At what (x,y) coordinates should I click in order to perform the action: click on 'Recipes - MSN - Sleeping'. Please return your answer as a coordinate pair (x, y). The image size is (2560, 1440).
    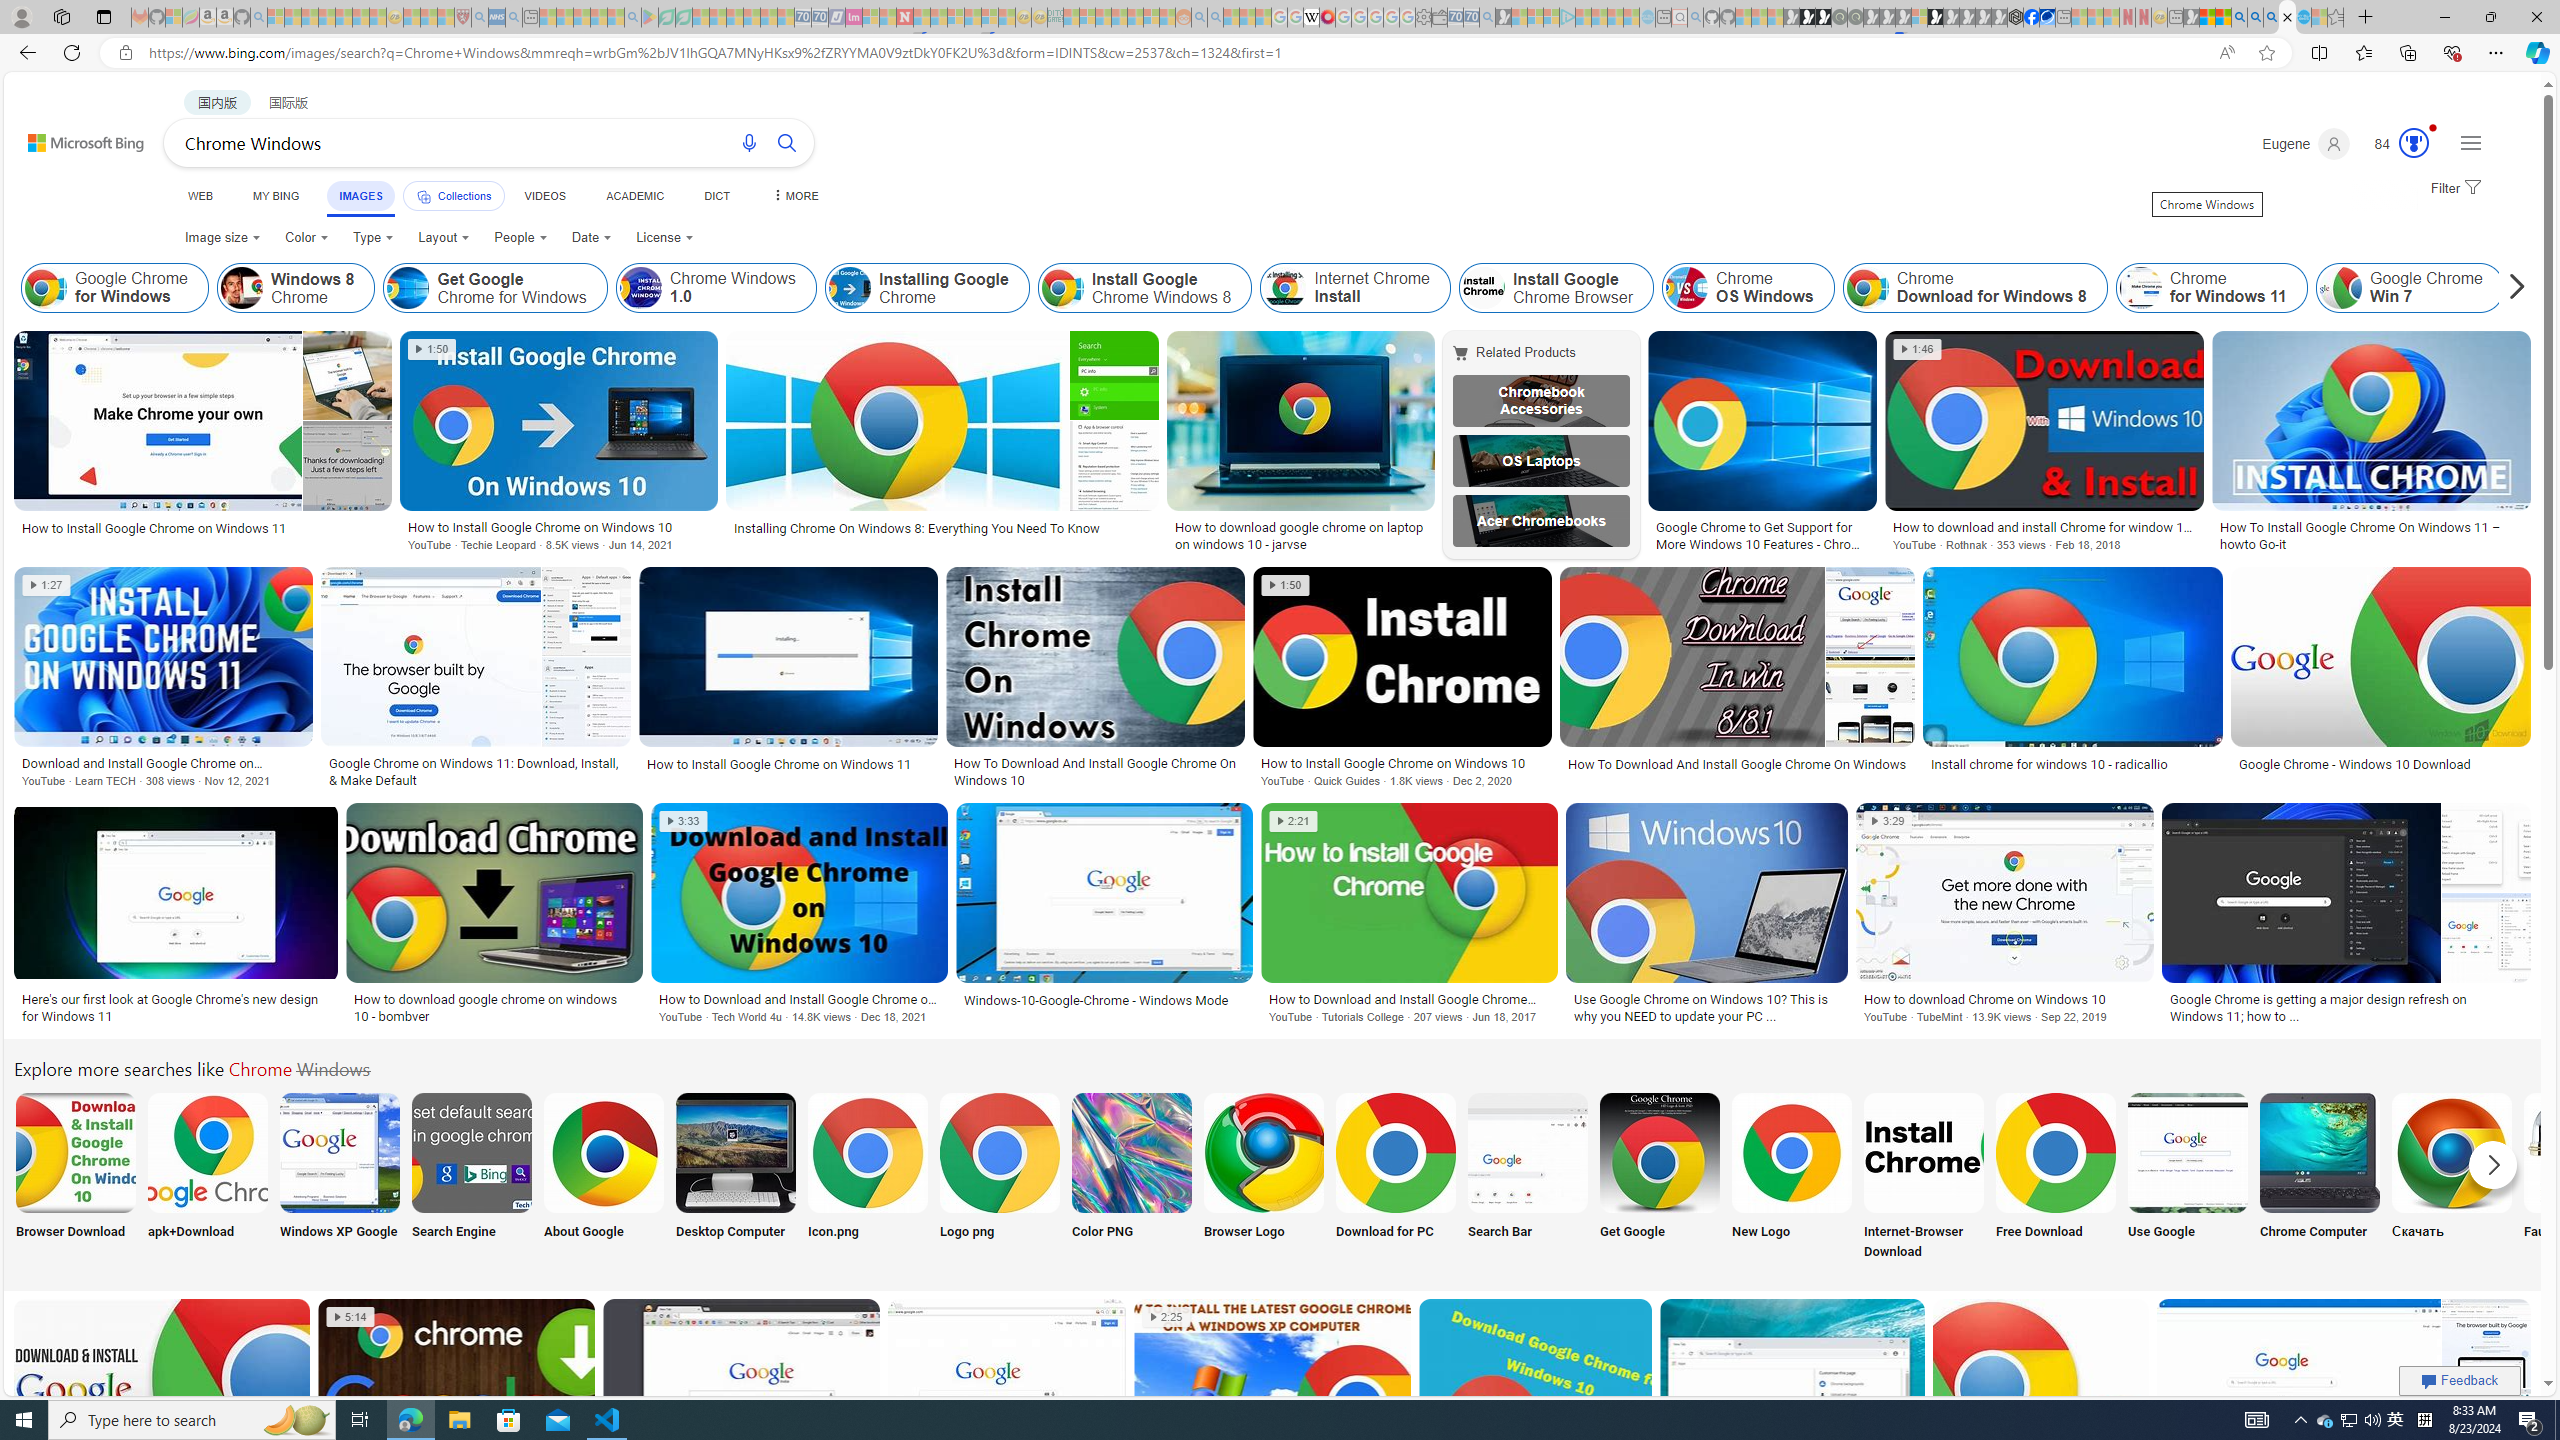
    Looking at the image, I should click on (411, 16).